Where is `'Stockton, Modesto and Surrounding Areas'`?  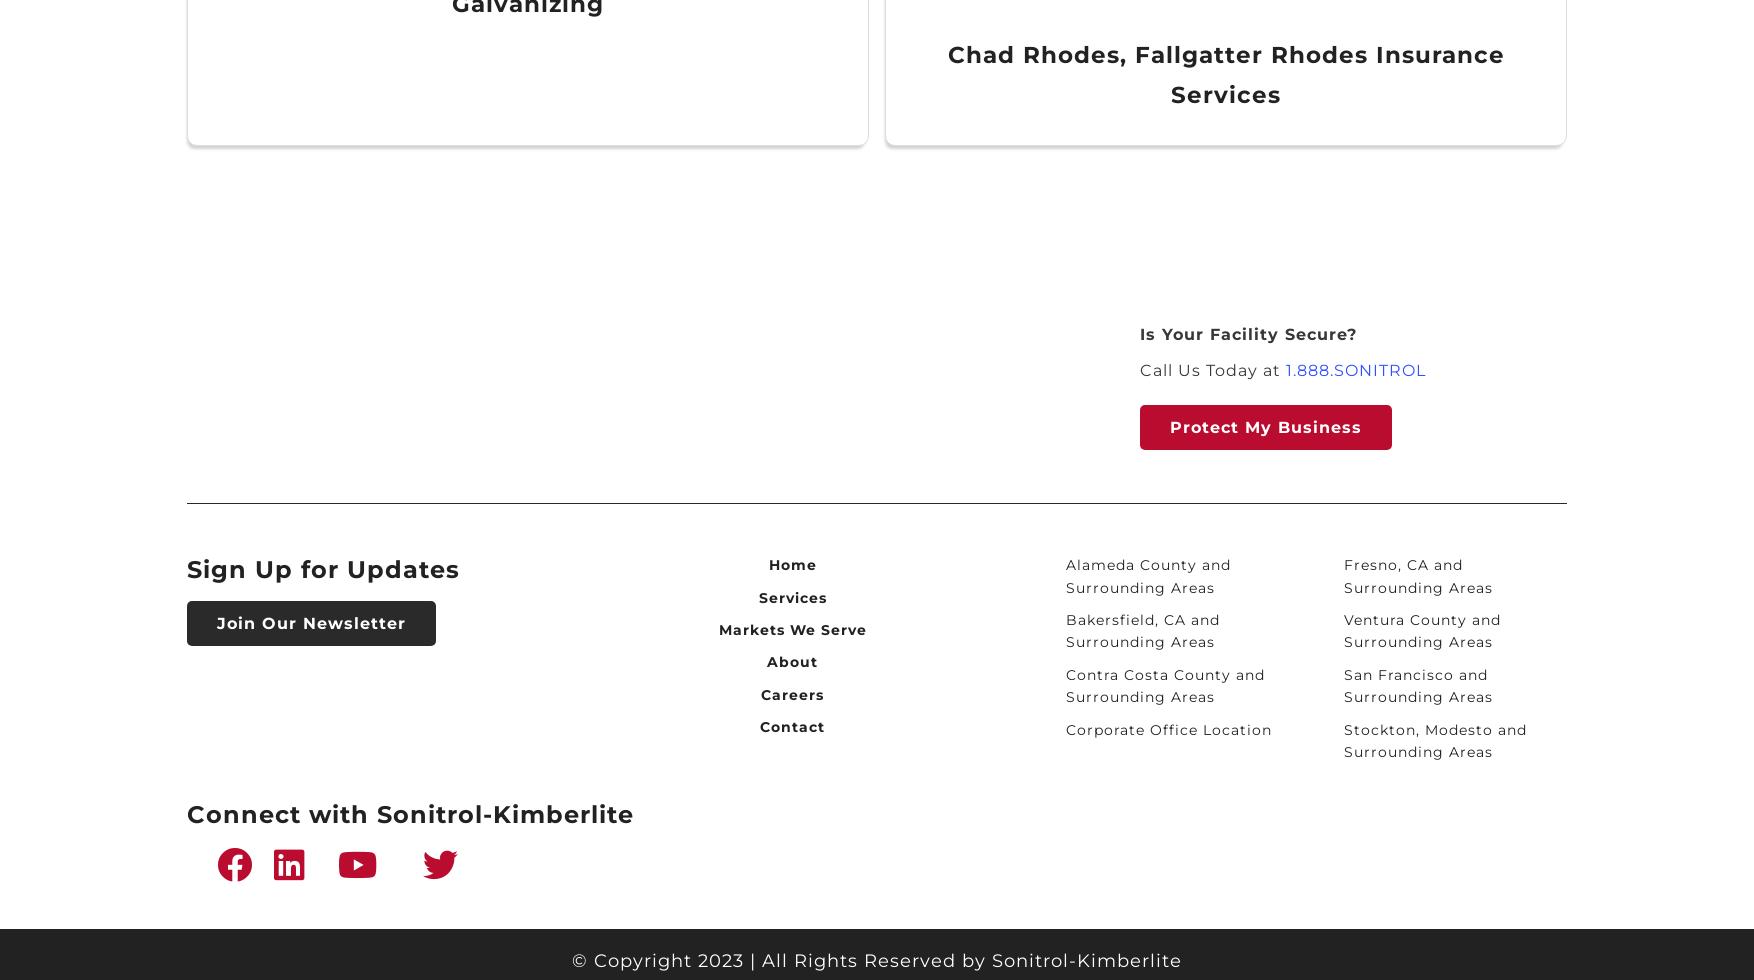 'Stockton, Modesto and Surrounding Areas' is located at coordinates (1342, 739).